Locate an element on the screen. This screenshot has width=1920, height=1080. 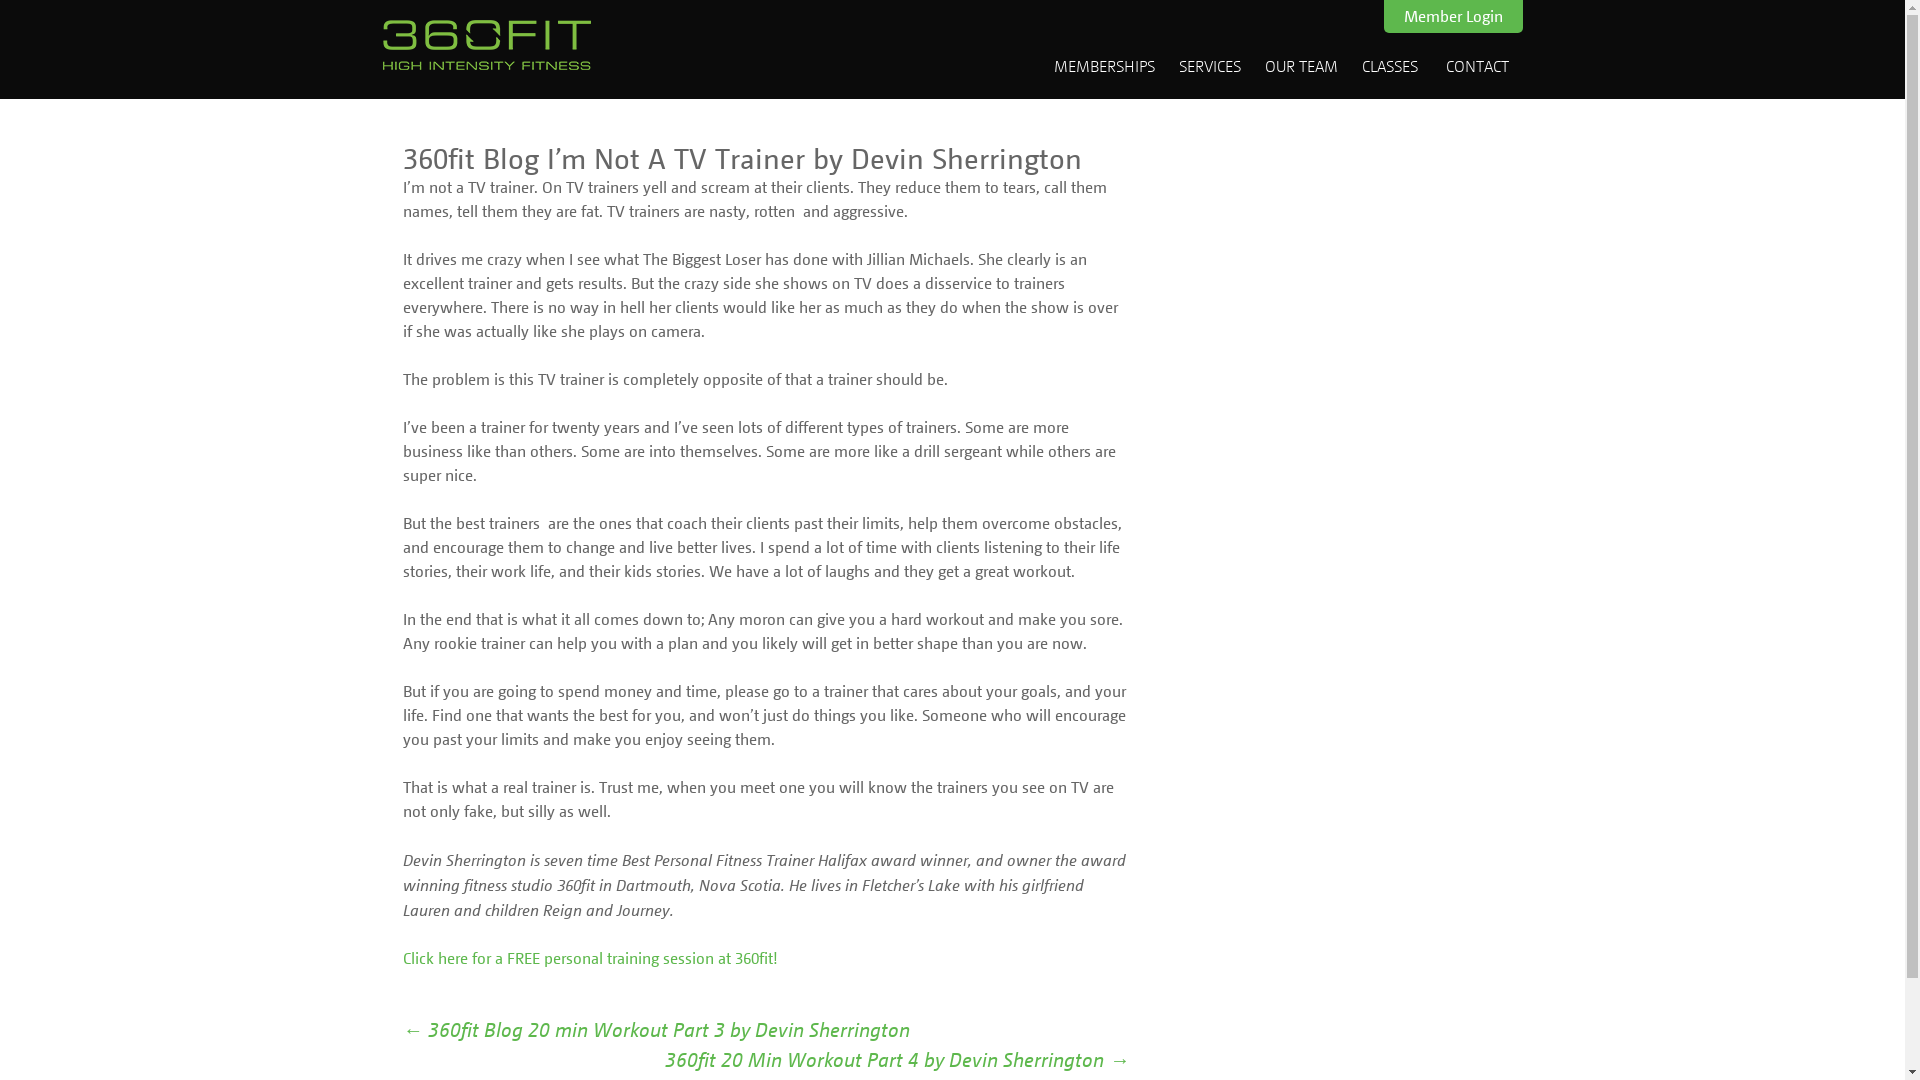
'SERVICES' is located at coordinates (1208, 64).